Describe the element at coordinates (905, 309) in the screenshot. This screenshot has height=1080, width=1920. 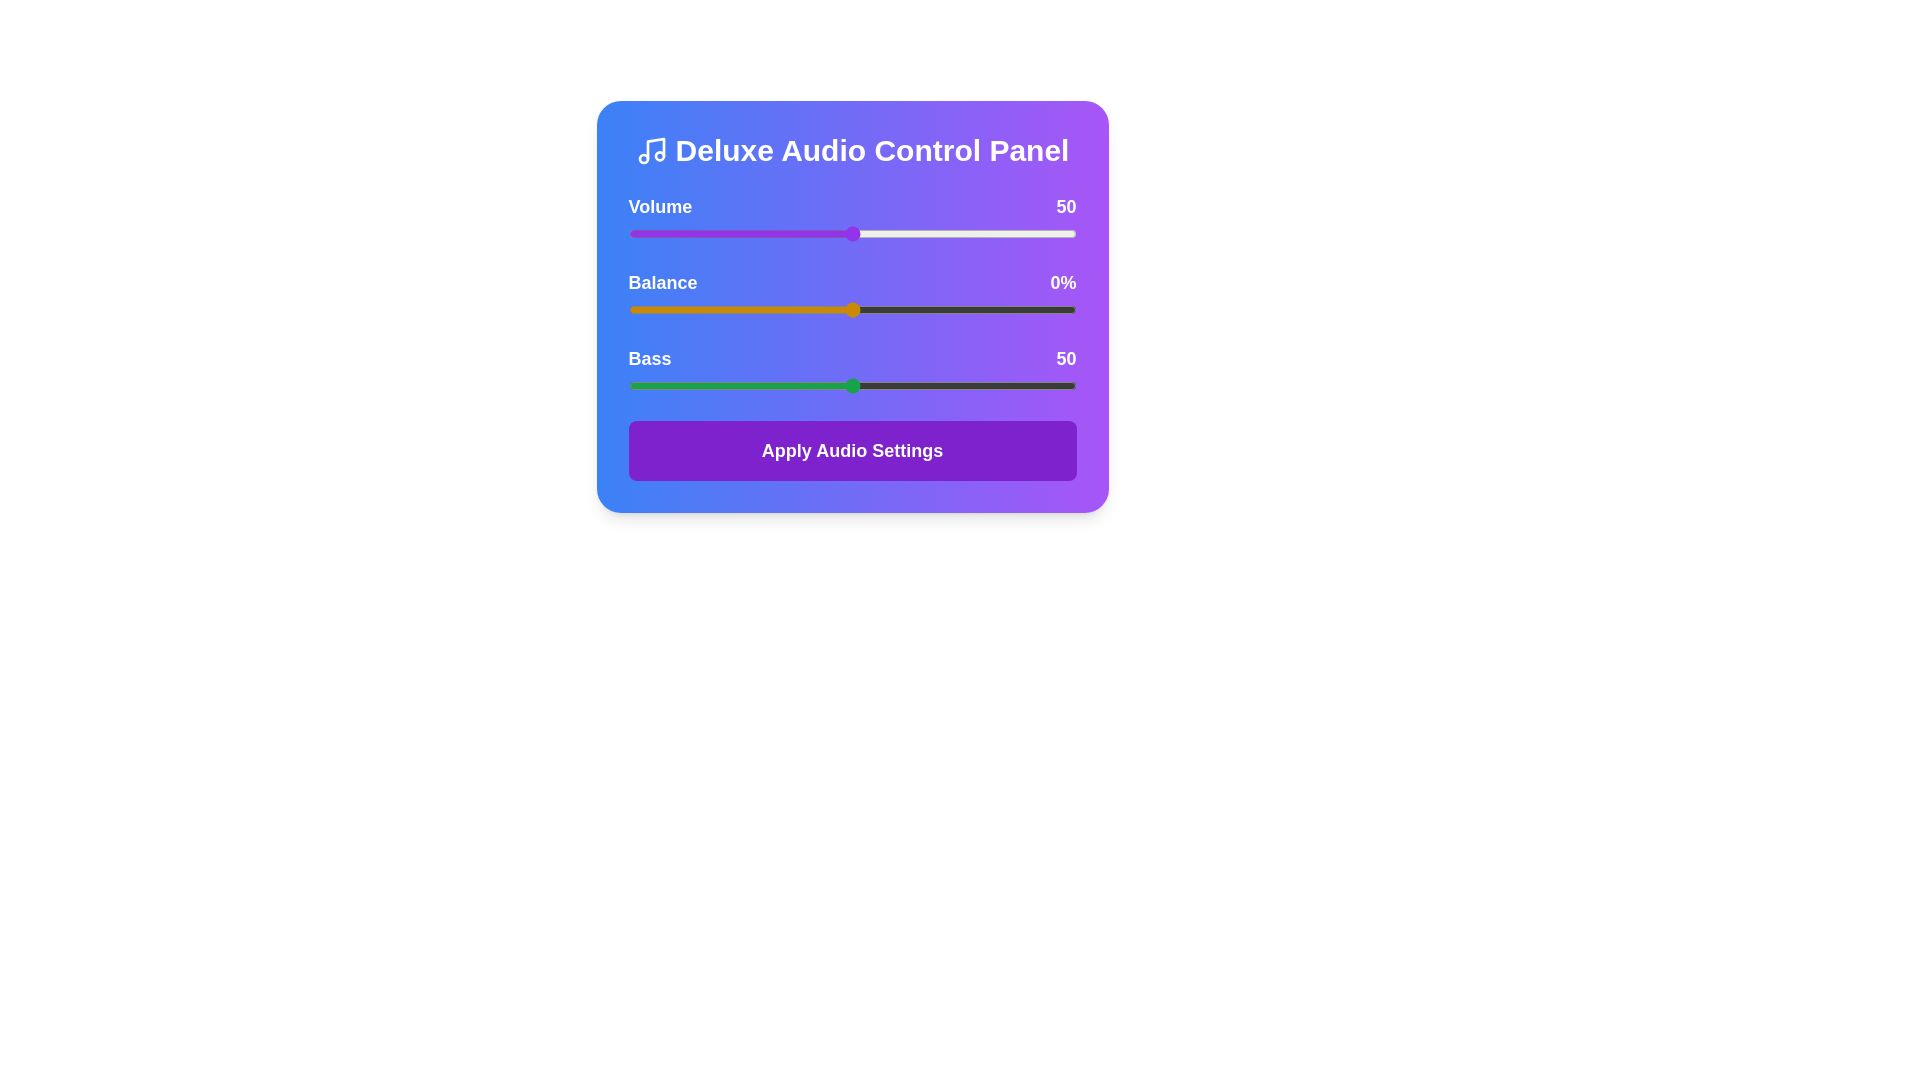
I see `balance` at that location.